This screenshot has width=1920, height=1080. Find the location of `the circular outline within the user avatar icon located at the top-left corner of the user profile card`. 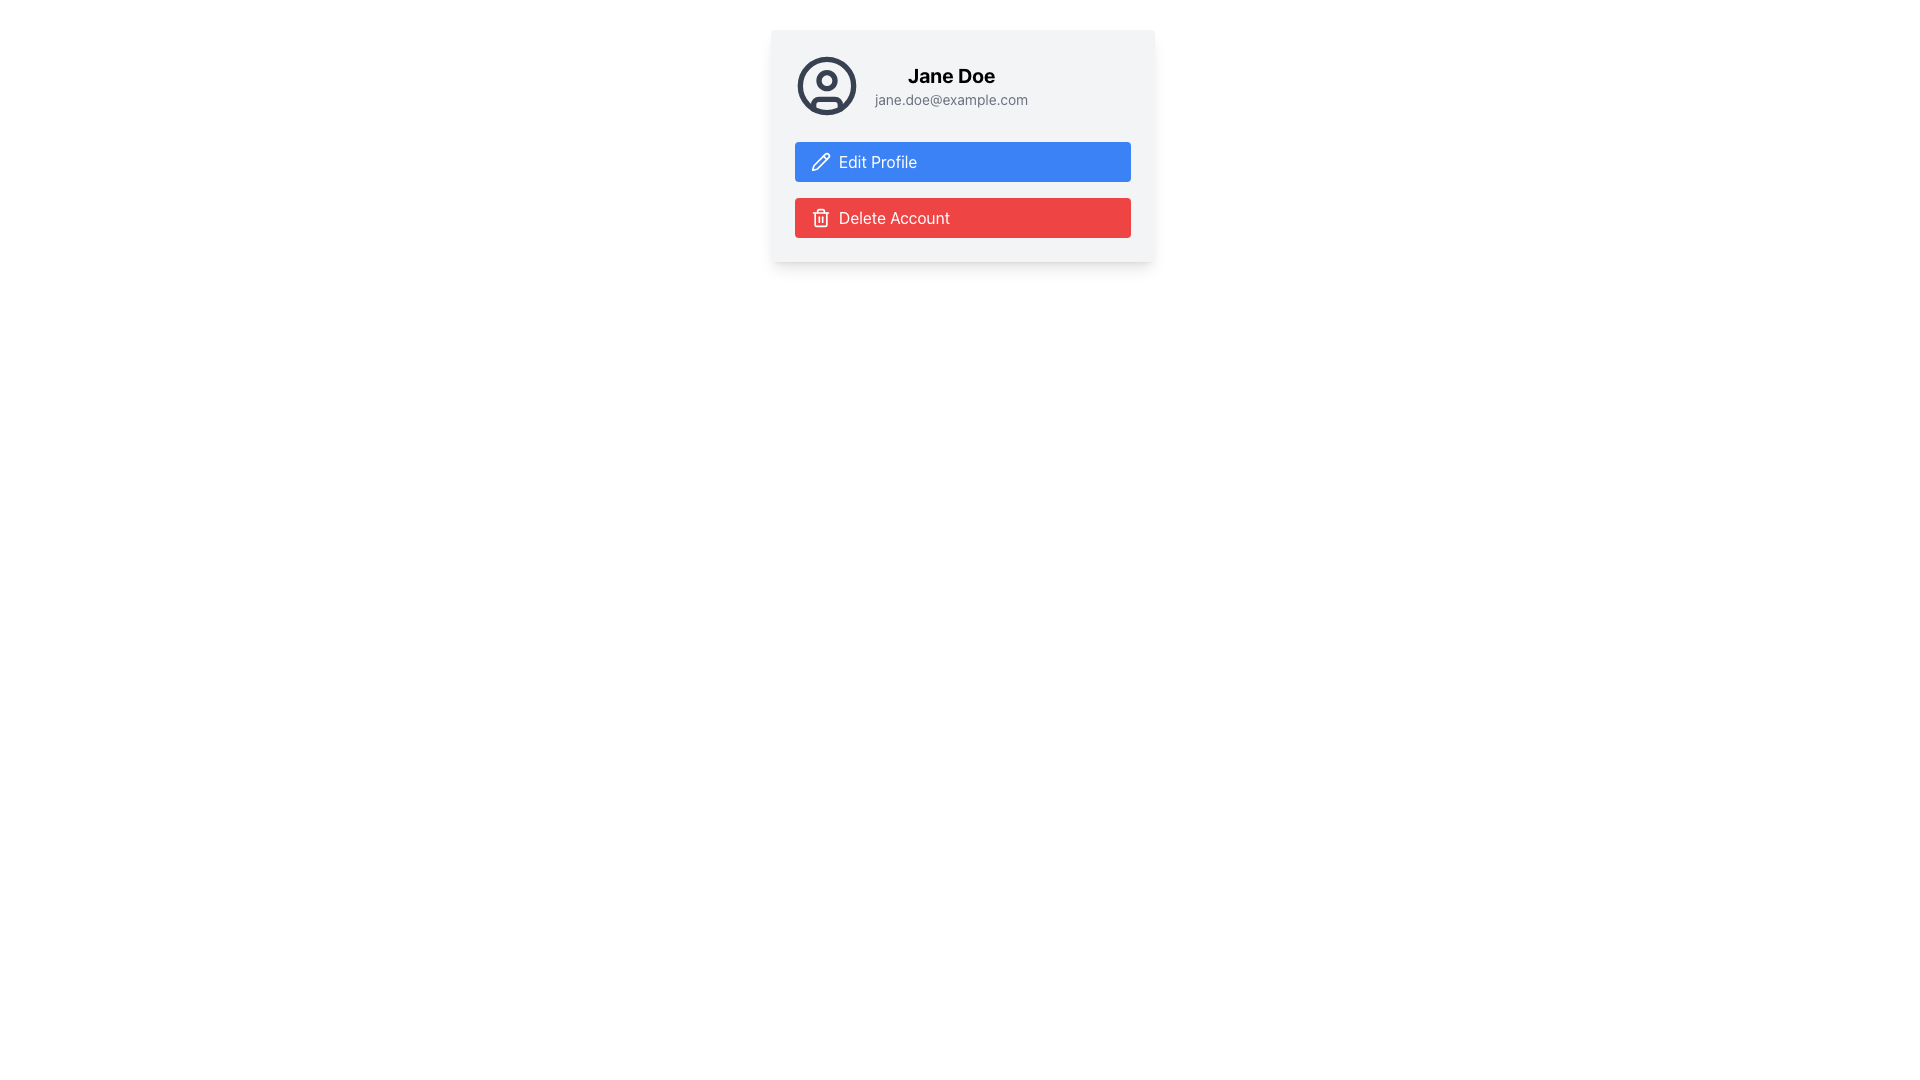

the circular outline within the user avatar icon located at the top-left corner of the user profile card is located at coordinates (826, 84).